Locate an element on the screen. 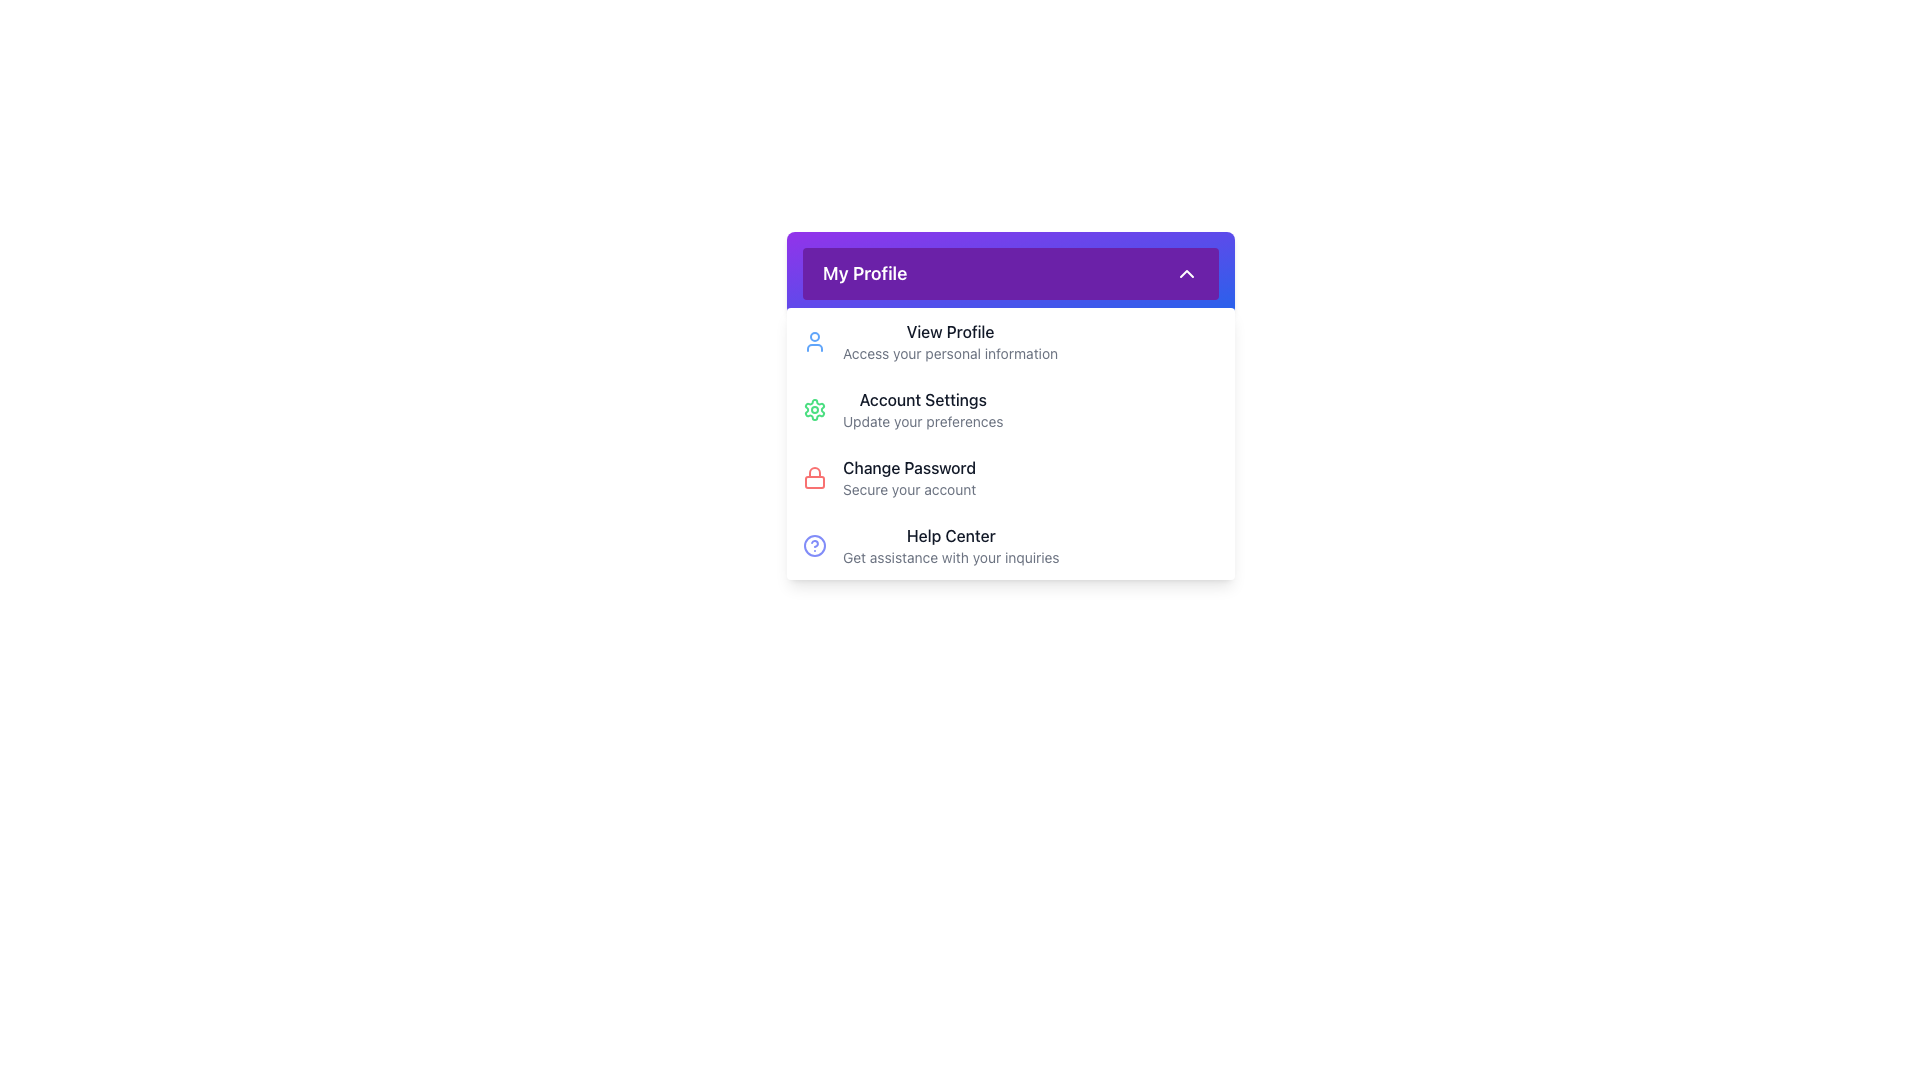 The height and width of the screenshot is (1080, 1920). the 'Change Password' list item, which features a red lock icon and two lines of text is located at coordinates (1011, 478).